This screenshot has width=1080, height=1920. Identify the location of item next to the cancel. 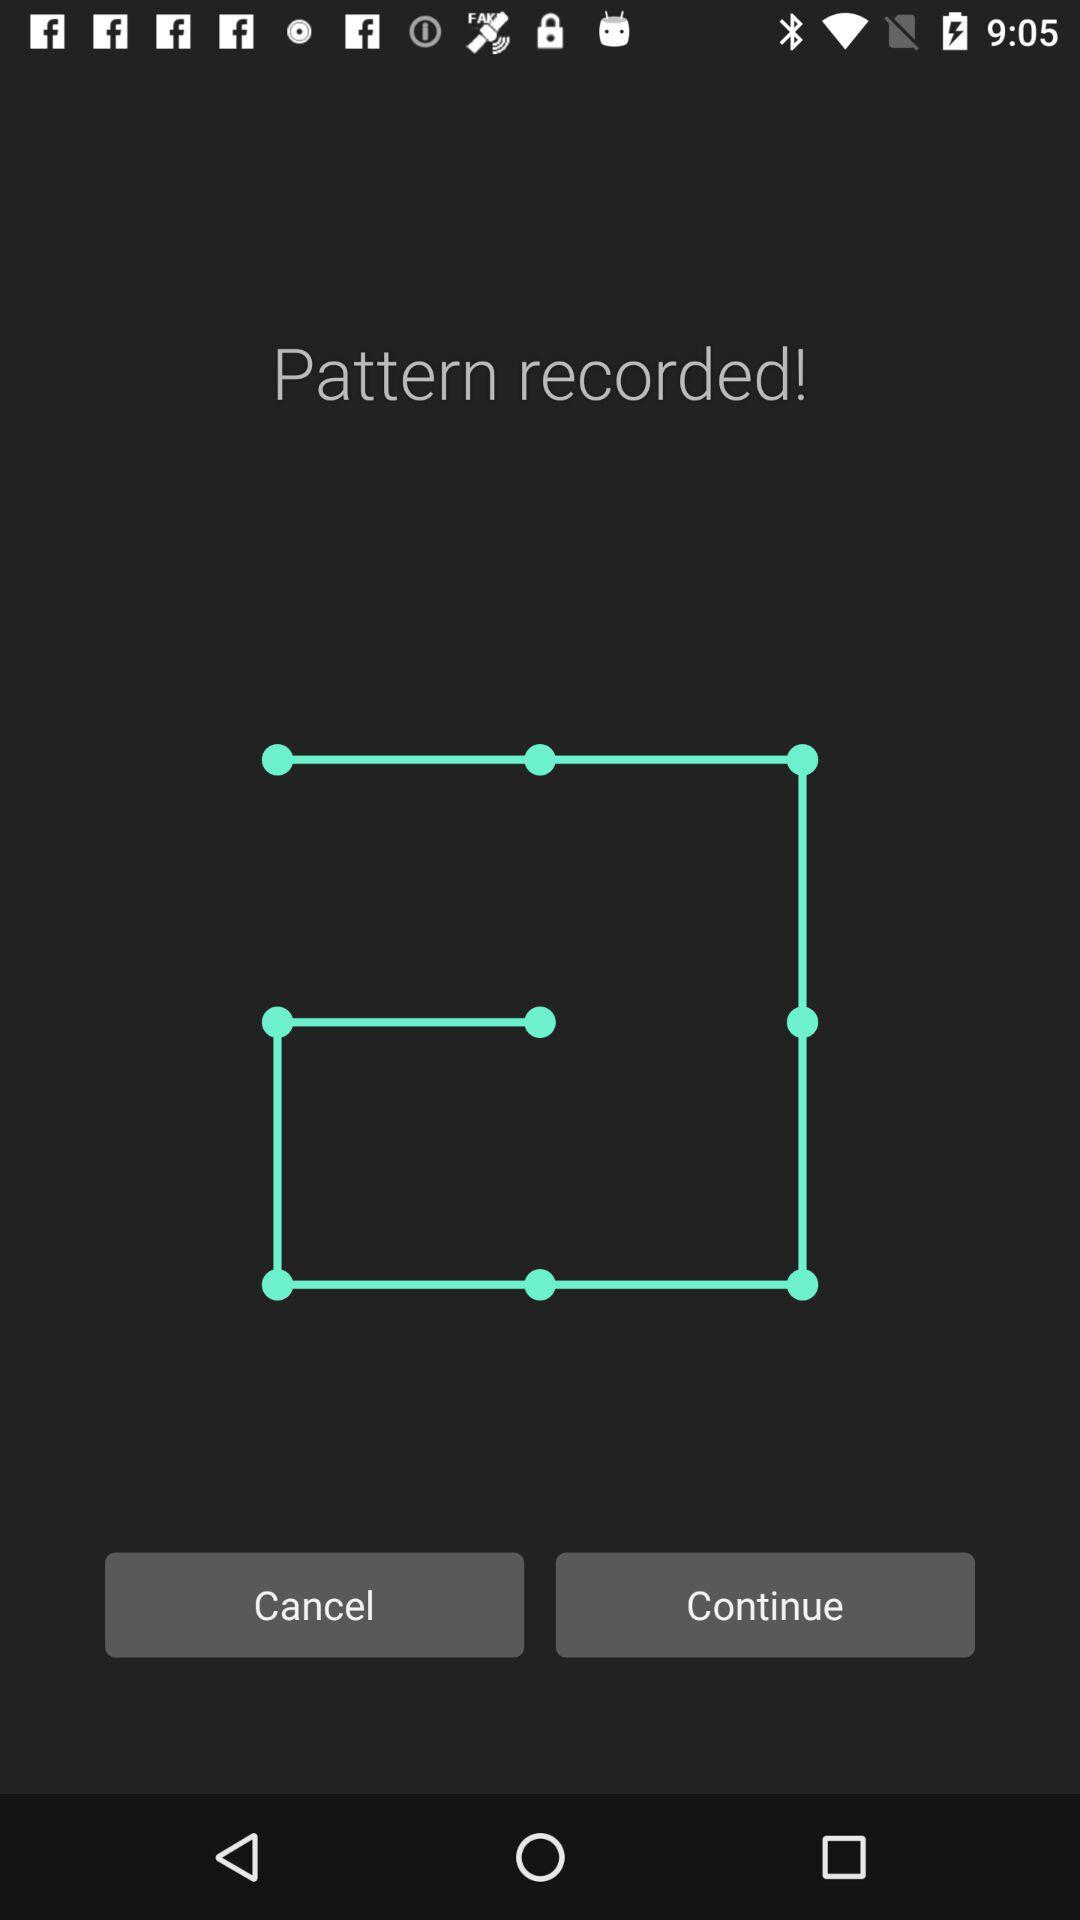
(765, 1604).